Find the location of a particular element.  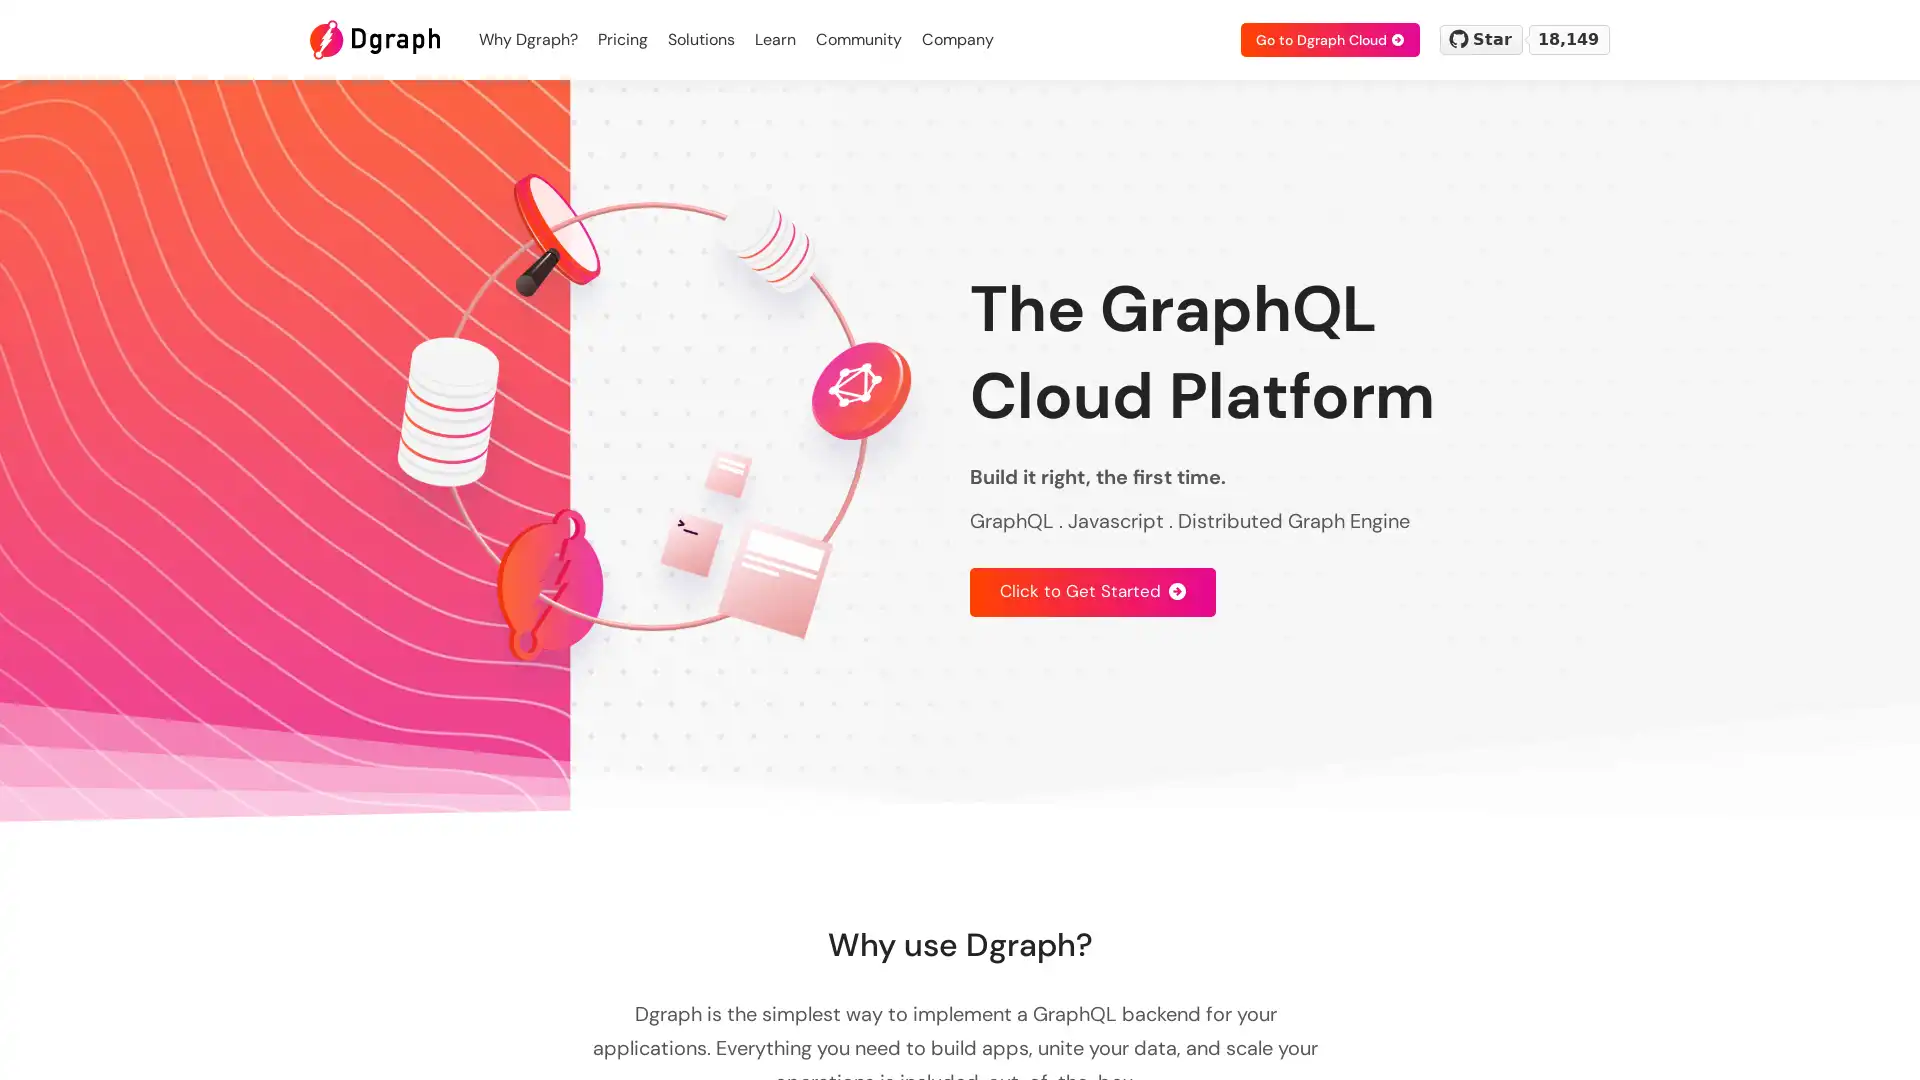

Click to Get Started is located at coordinates (1092, 590).